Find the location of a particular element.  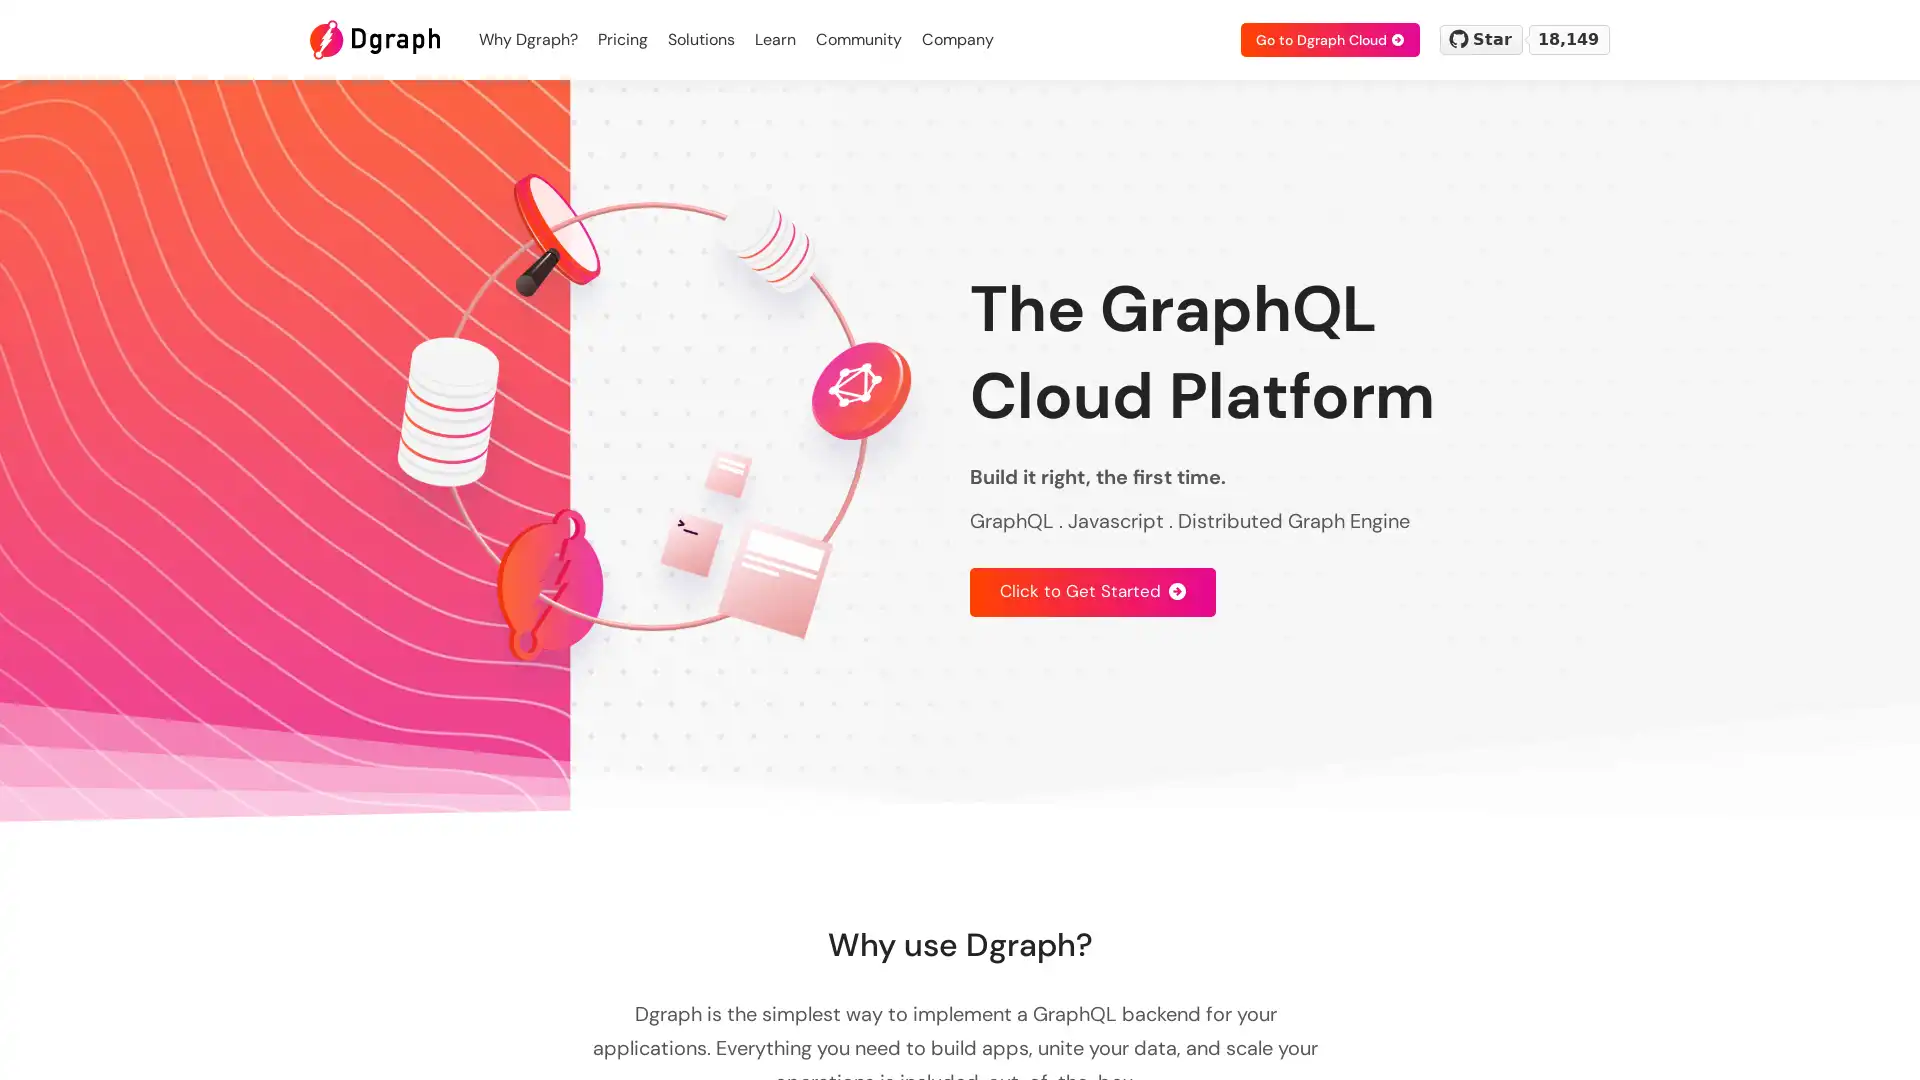

Click to Get Started is located at coordinates (1092, 590).